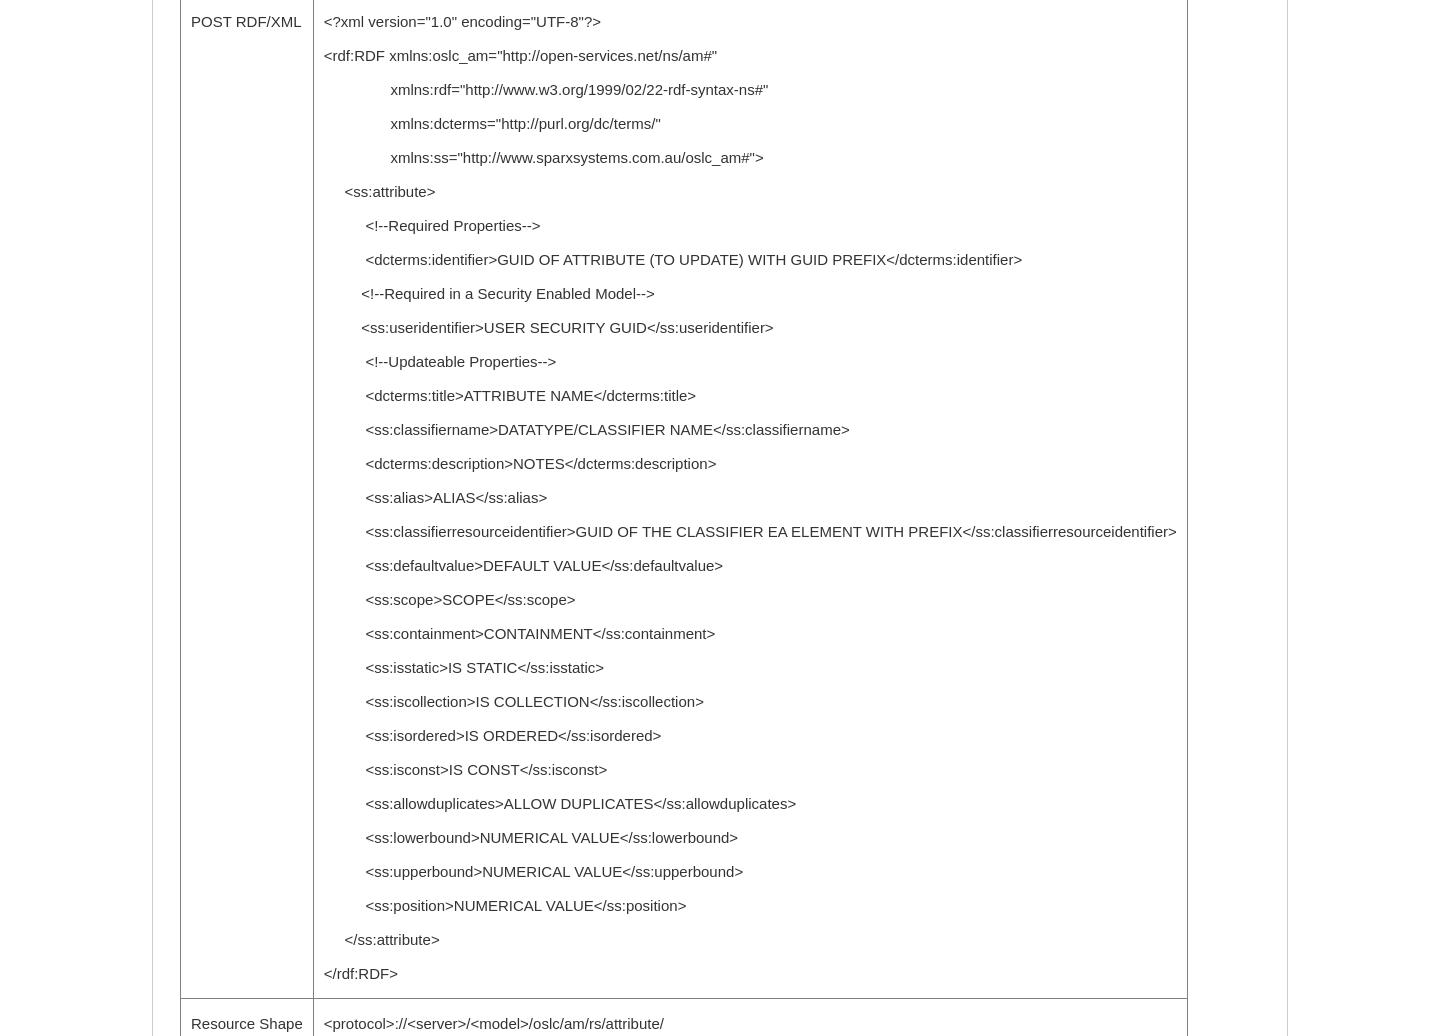 Image resolution: width=1440 pixels, height=1036 pixels. I want to click on '<ss:position>NUMERICAL VALUE</ss:position>', so click(503, 905).